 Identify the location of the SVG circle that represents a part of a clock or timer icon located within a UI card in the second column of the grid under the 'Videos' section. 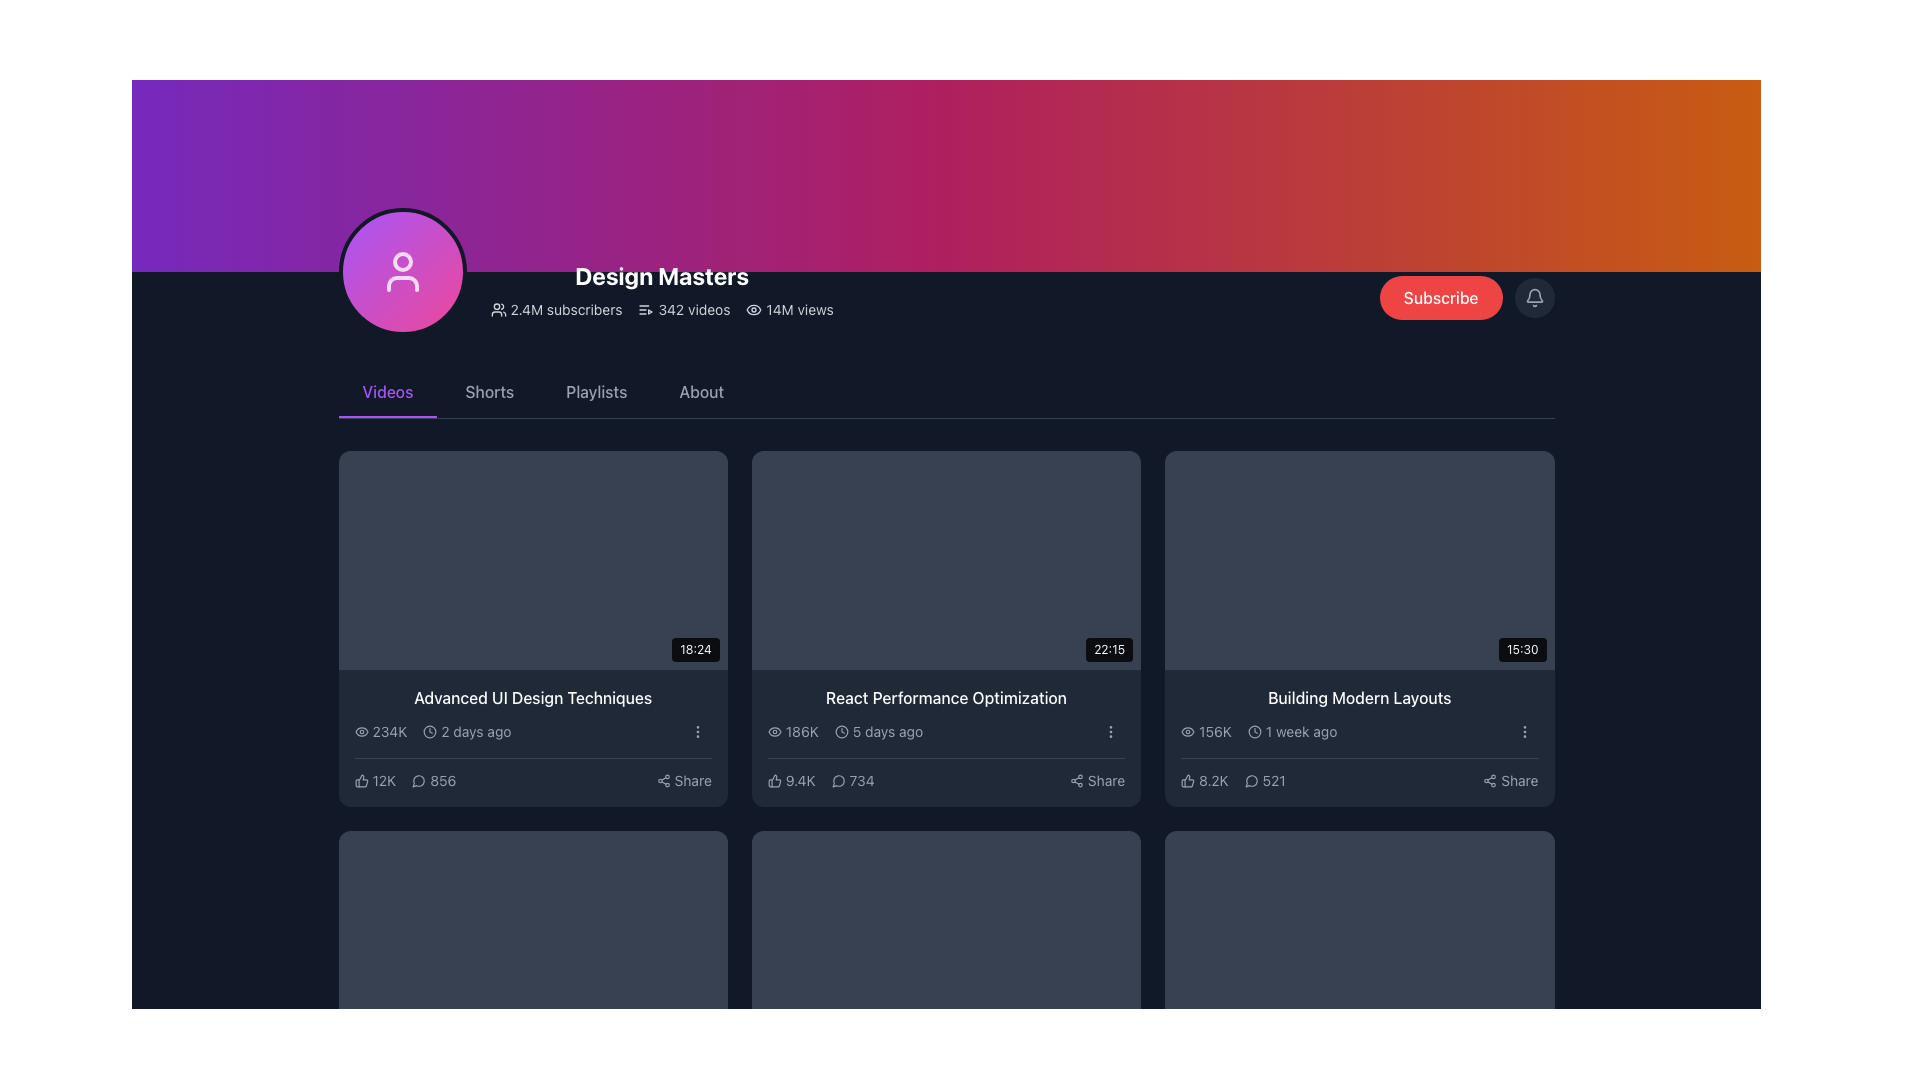
(841, 732).